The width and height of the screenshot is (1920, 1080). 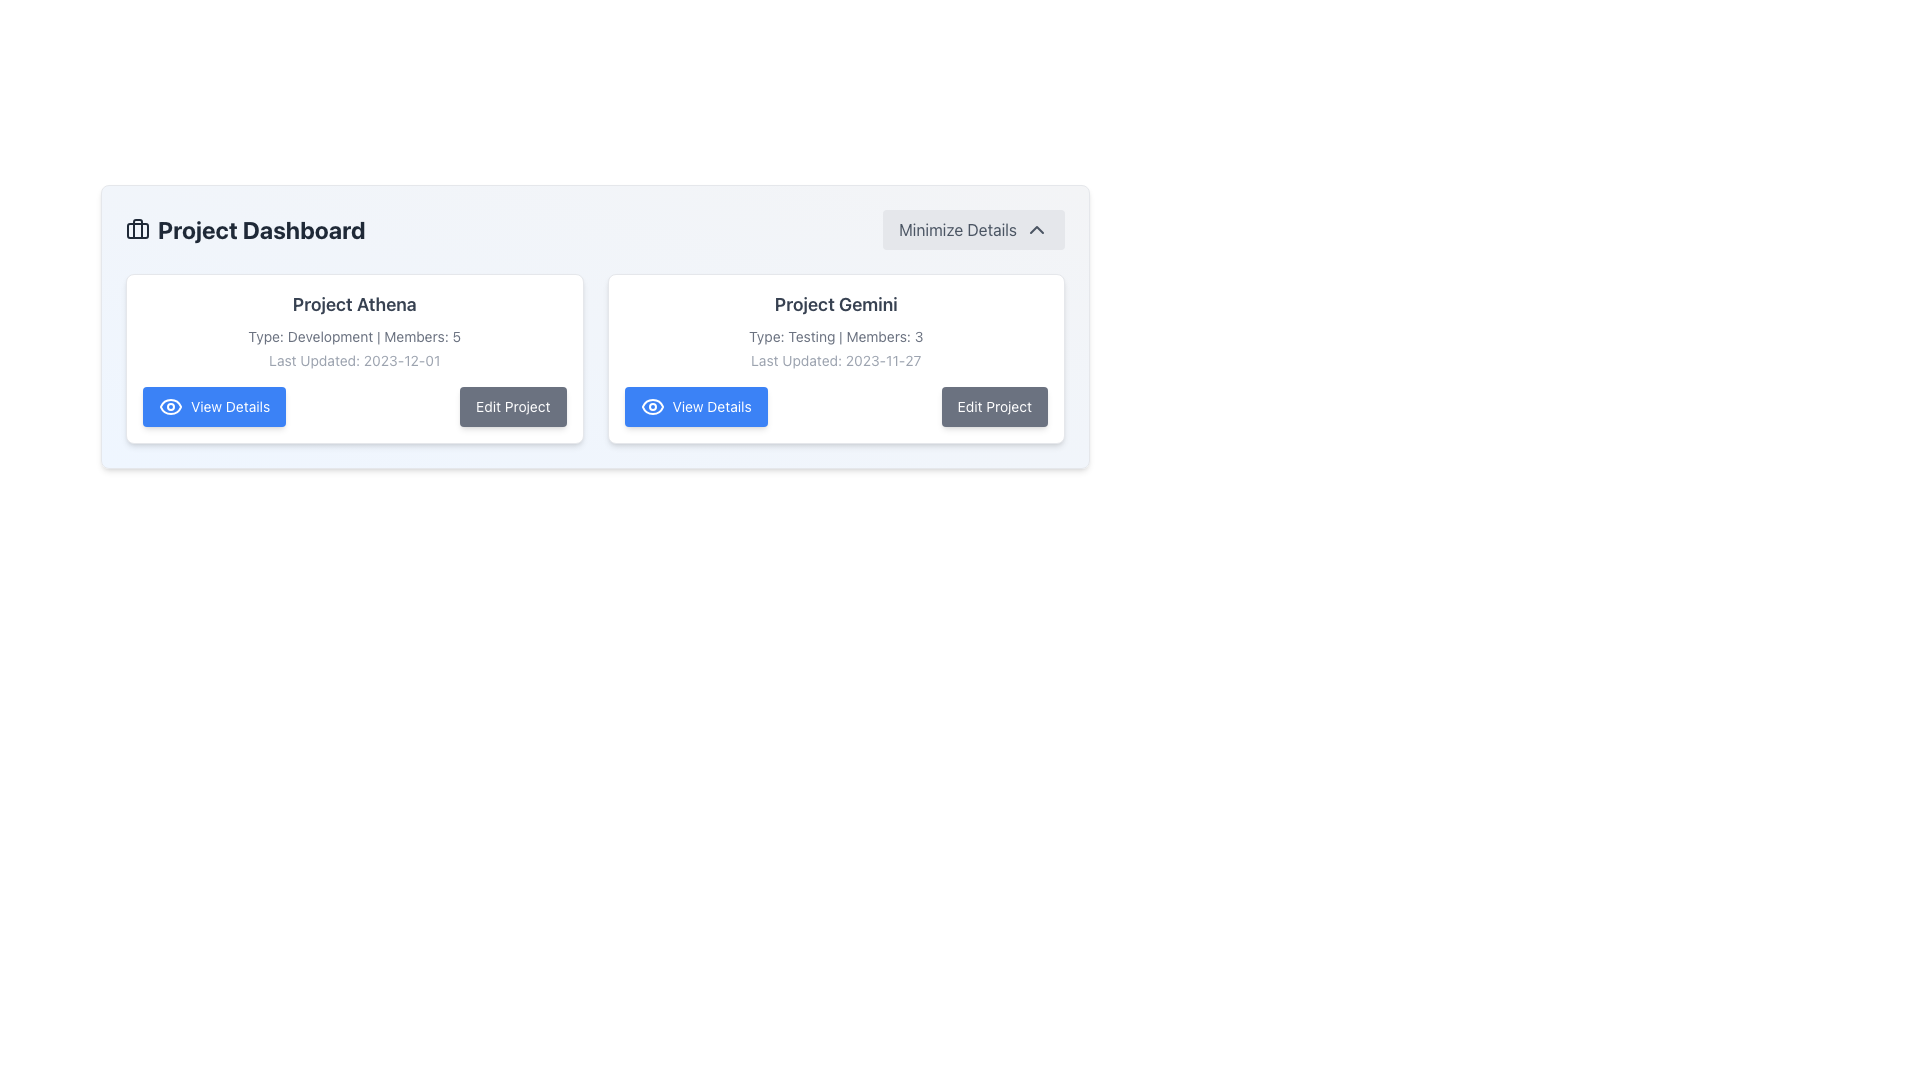 I want to click on the decorative graphical component that resembles the handle of a briefcase icon, located within the Project Dashboard title area, so click(x=137, y=227).